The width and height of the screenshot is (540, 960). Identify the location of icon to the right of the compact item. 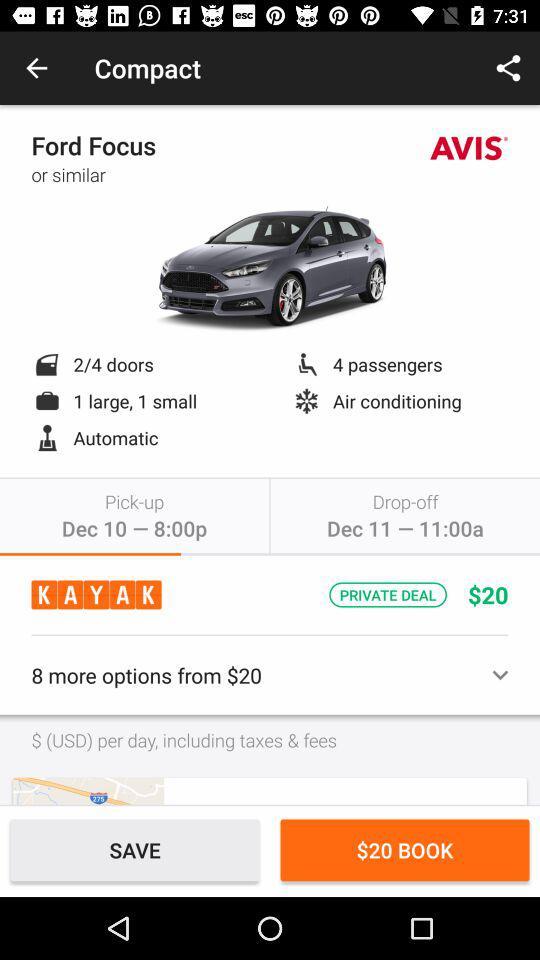
(508, 68).